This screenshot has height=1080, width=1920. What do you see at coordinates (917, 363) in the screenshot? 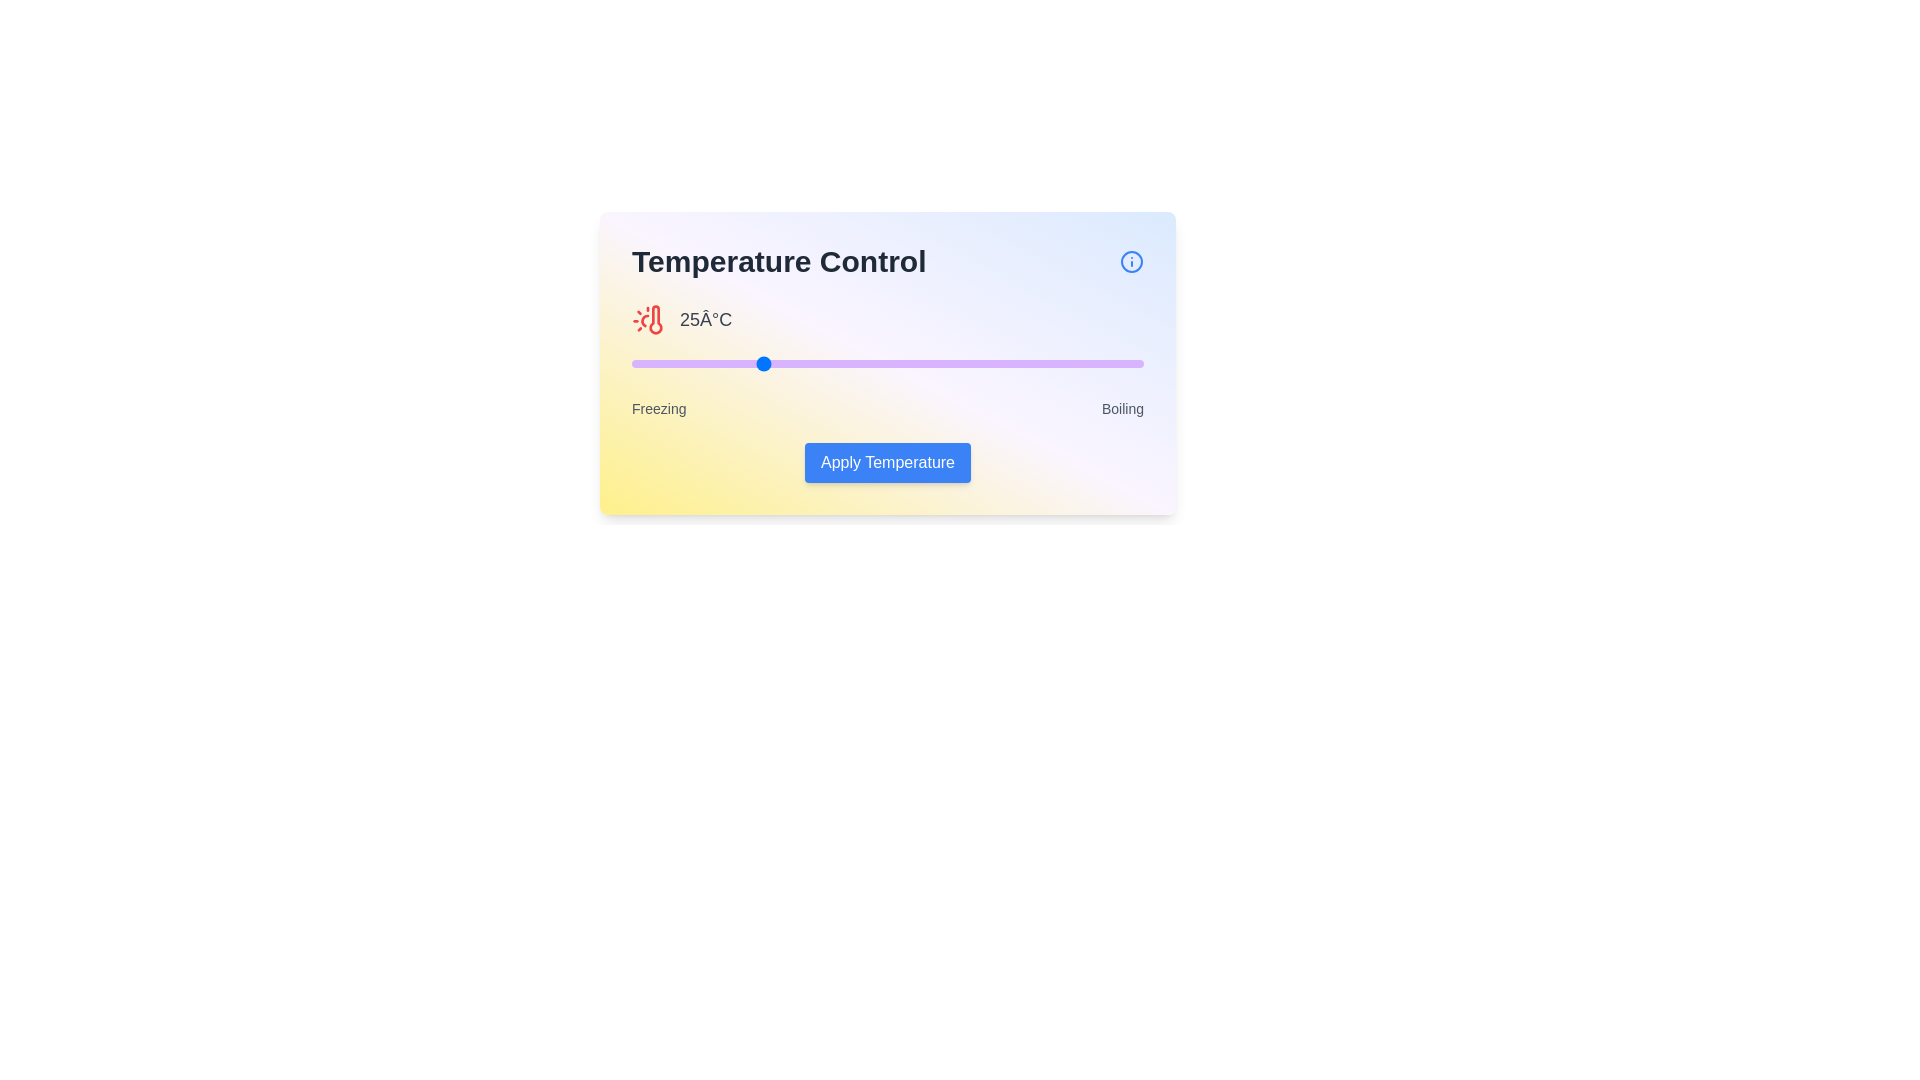
I see `the temperature slider to 56 percent` at bounding box center [917, 363].